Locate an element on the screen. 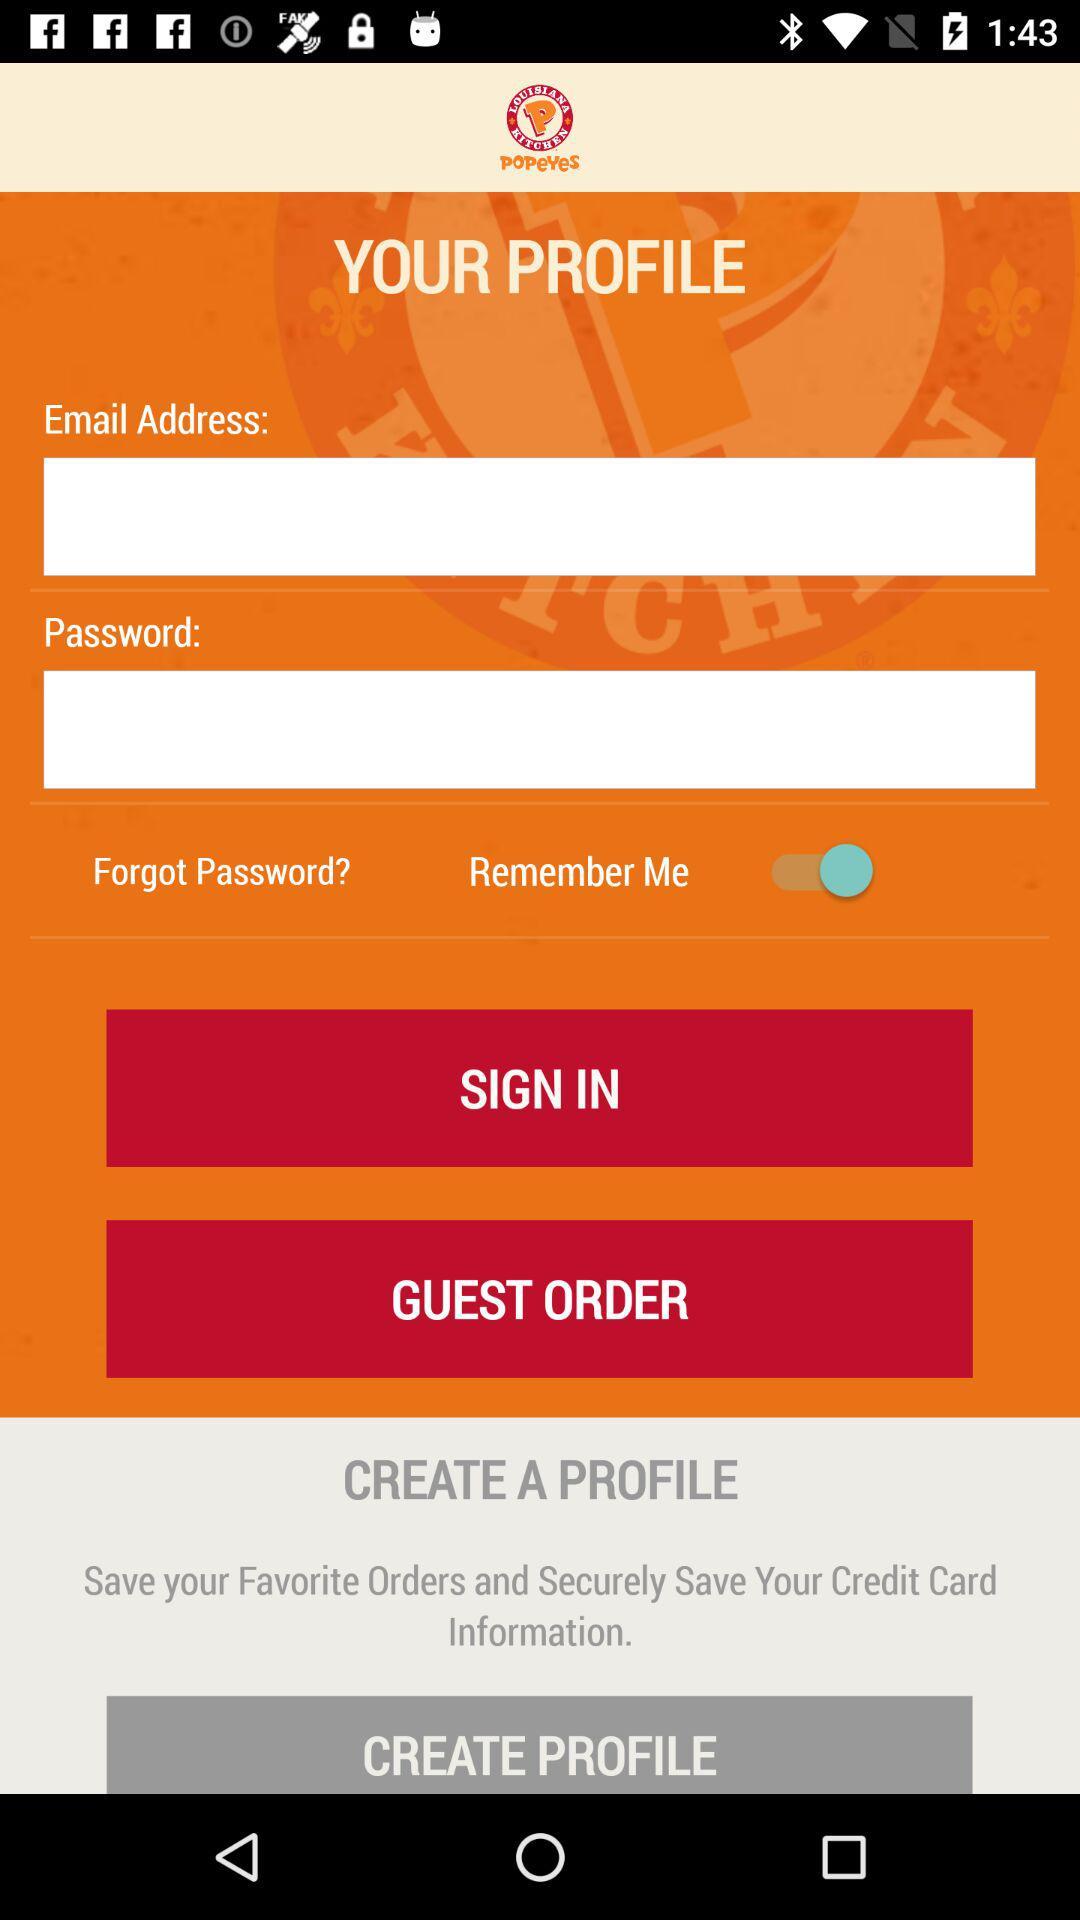 The height and width of the screenshot is (1920, 1080). the item below create a profile icon is located at coordinates (540, 1604).